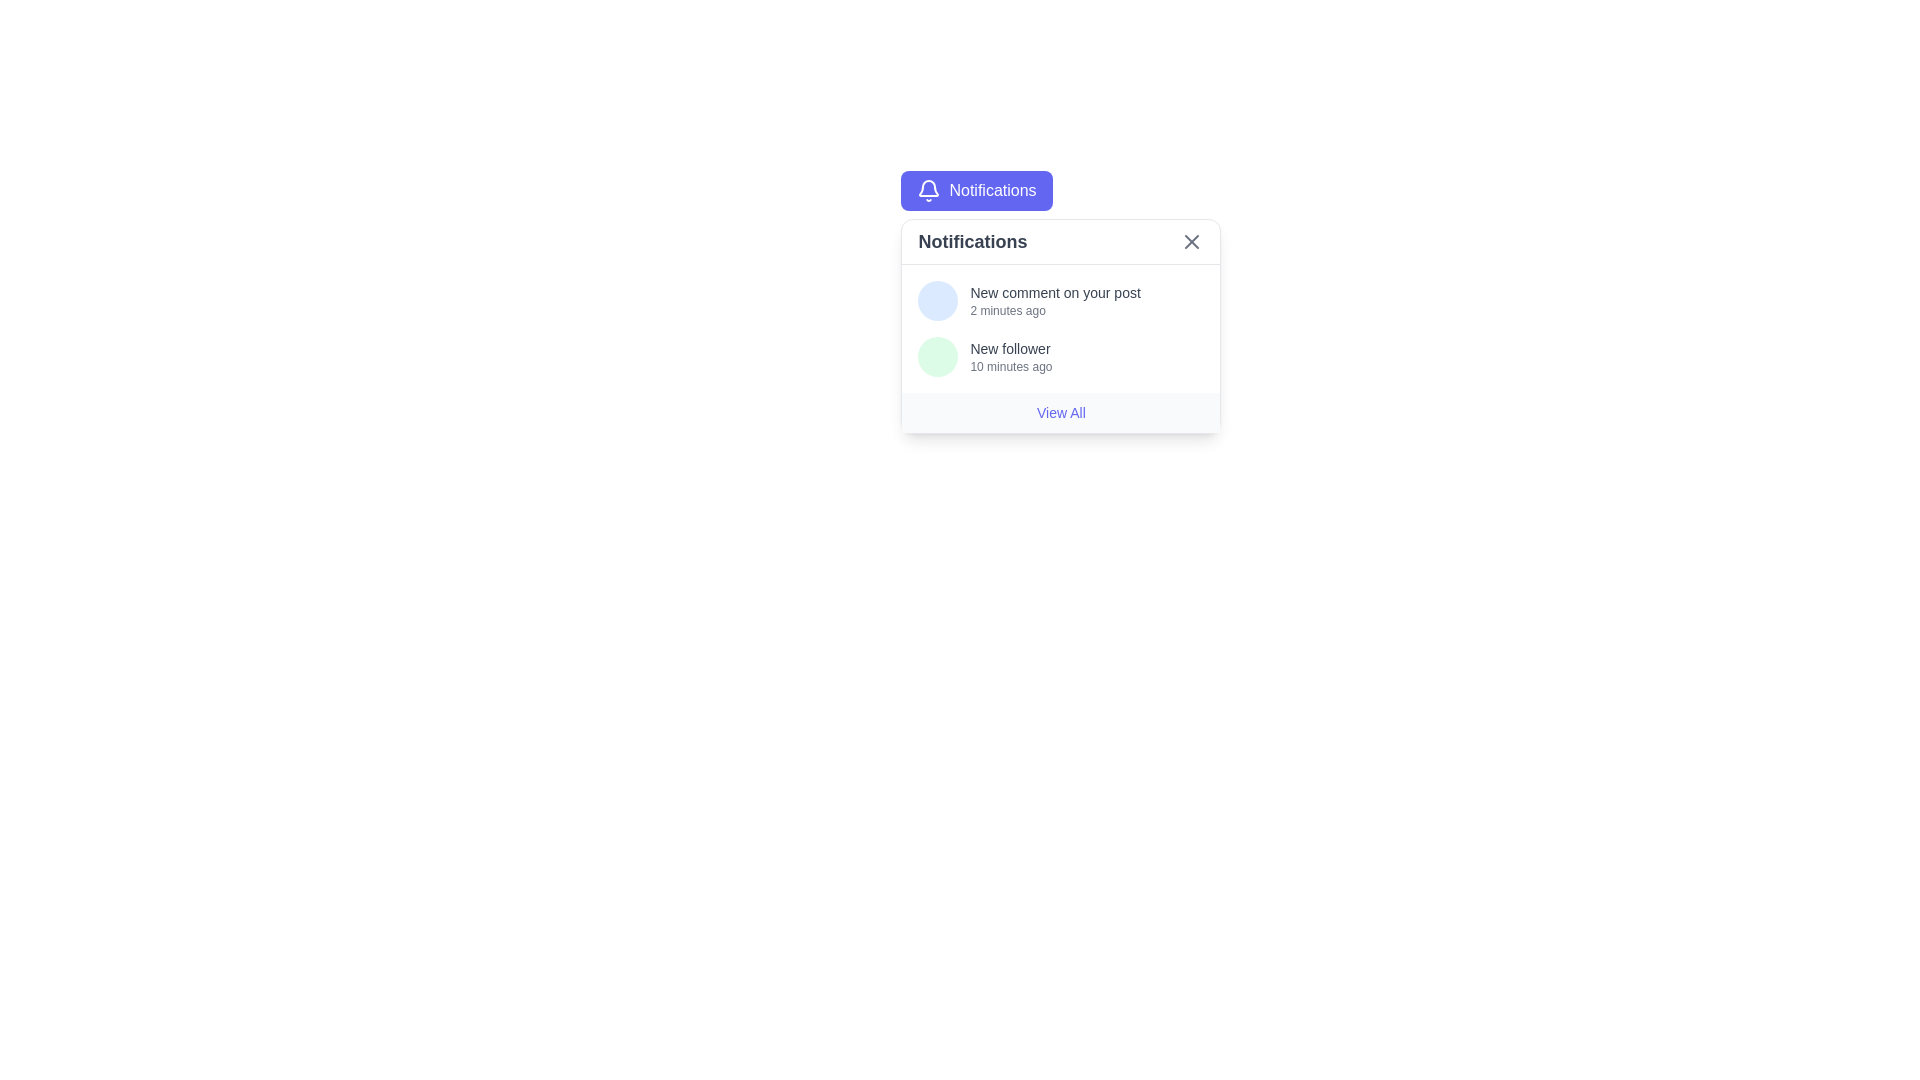 The image size is (1920, 1080). Describe the element at coordinates (1191, 241) in the screenshot. I see `the small gray 'X' button` at that location.